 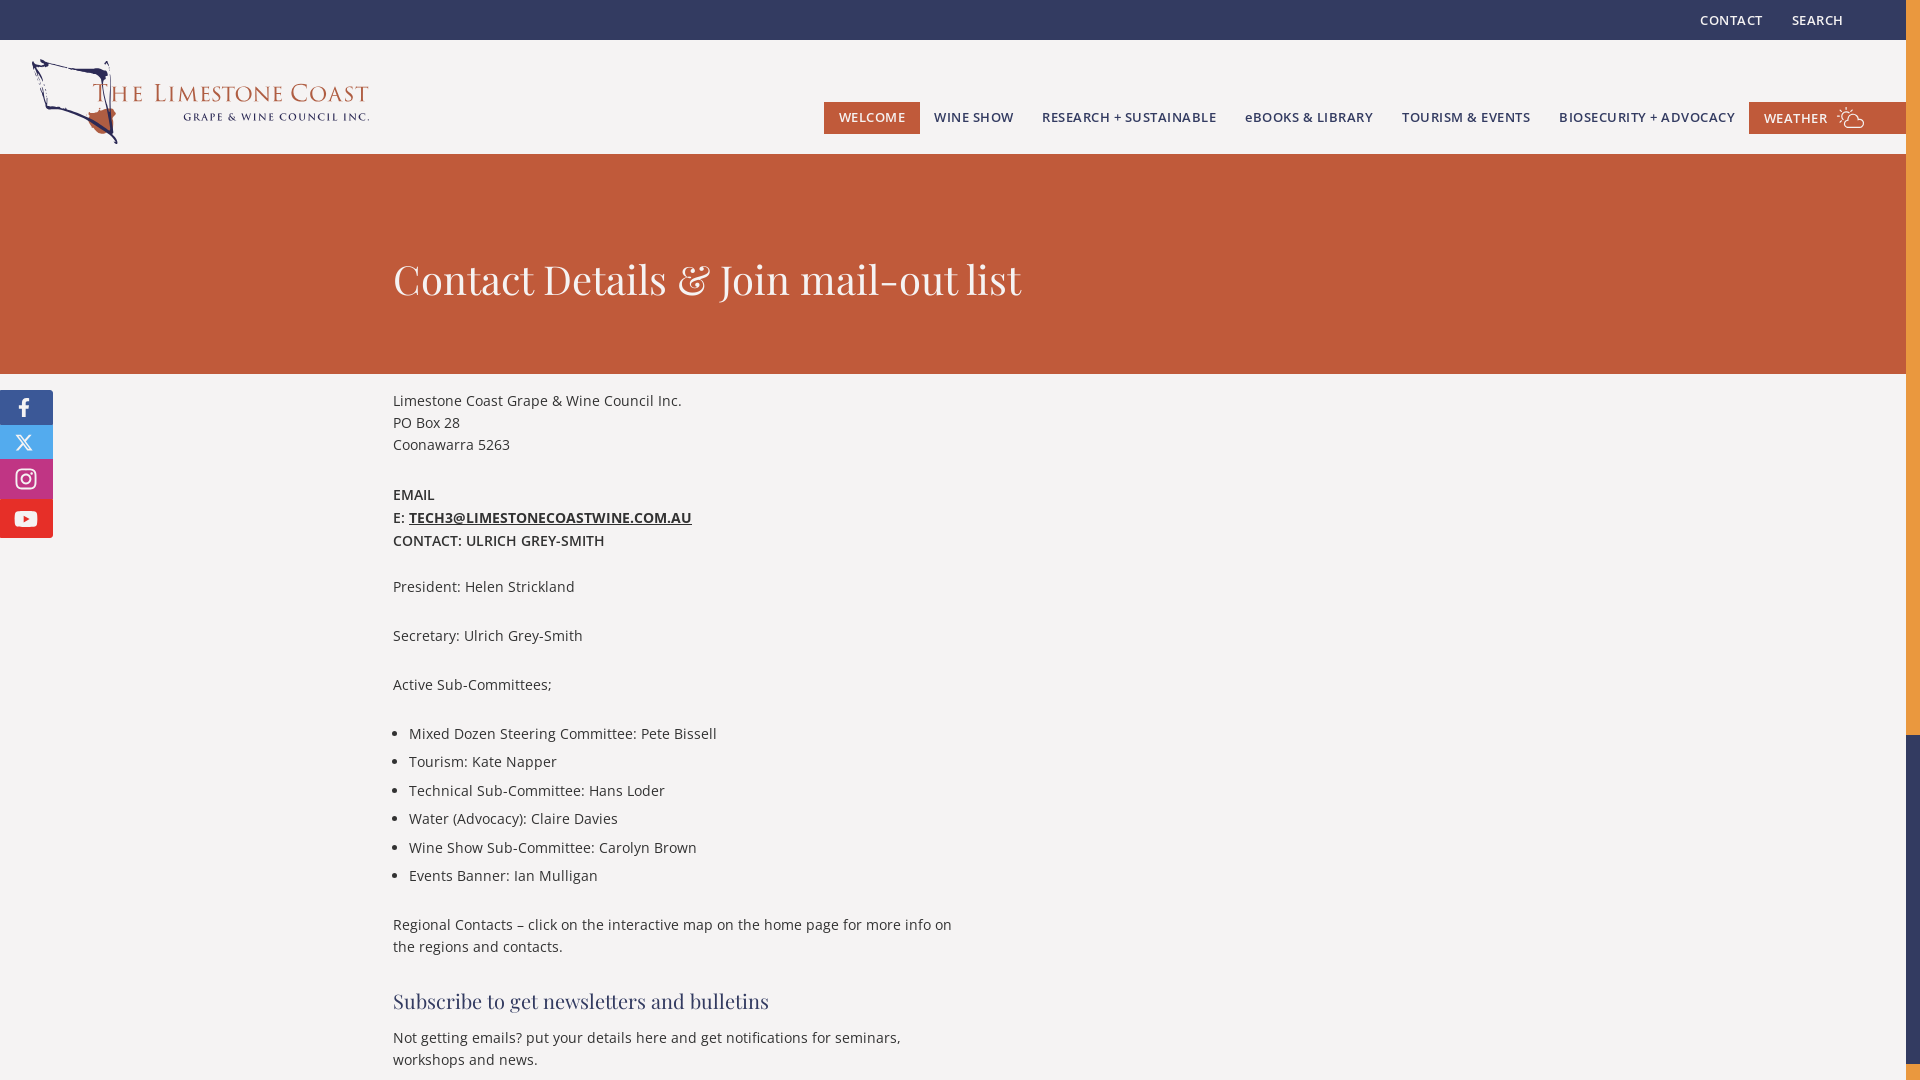 What do you see at coordinates (1466, 118) in the screenshot?
I see `'TOURISM & EVENTS'` at bounding box center [1466, 118].